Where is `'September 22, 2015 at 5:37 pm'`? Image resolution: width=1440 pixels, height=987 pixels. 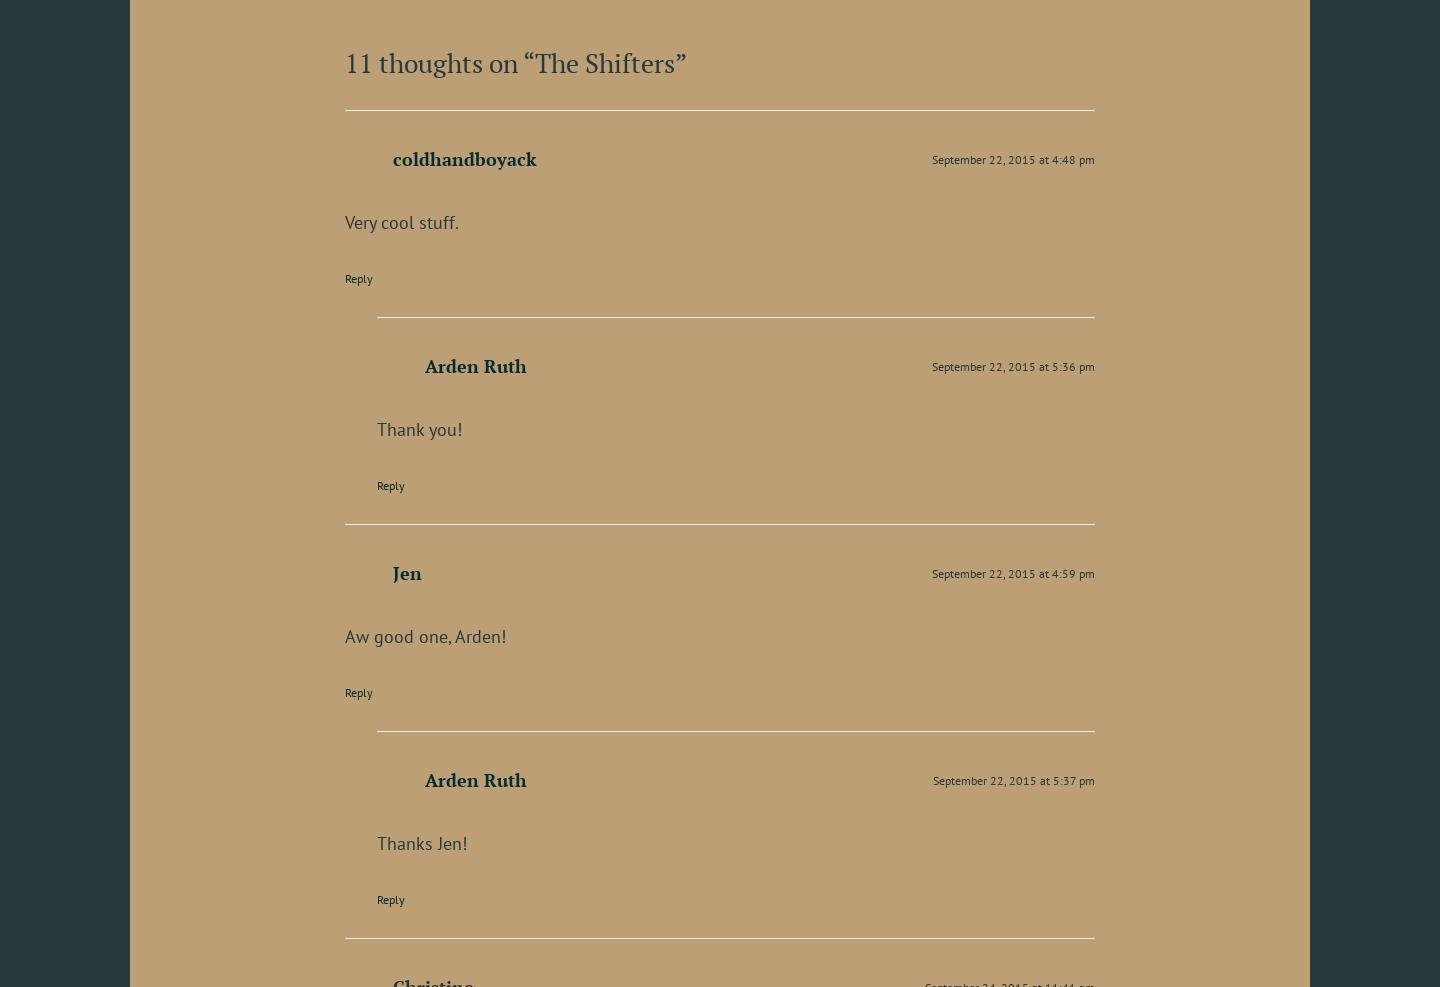 'September 22, 2015 at 5:37 pm' is located at coordinates (1013, 779).